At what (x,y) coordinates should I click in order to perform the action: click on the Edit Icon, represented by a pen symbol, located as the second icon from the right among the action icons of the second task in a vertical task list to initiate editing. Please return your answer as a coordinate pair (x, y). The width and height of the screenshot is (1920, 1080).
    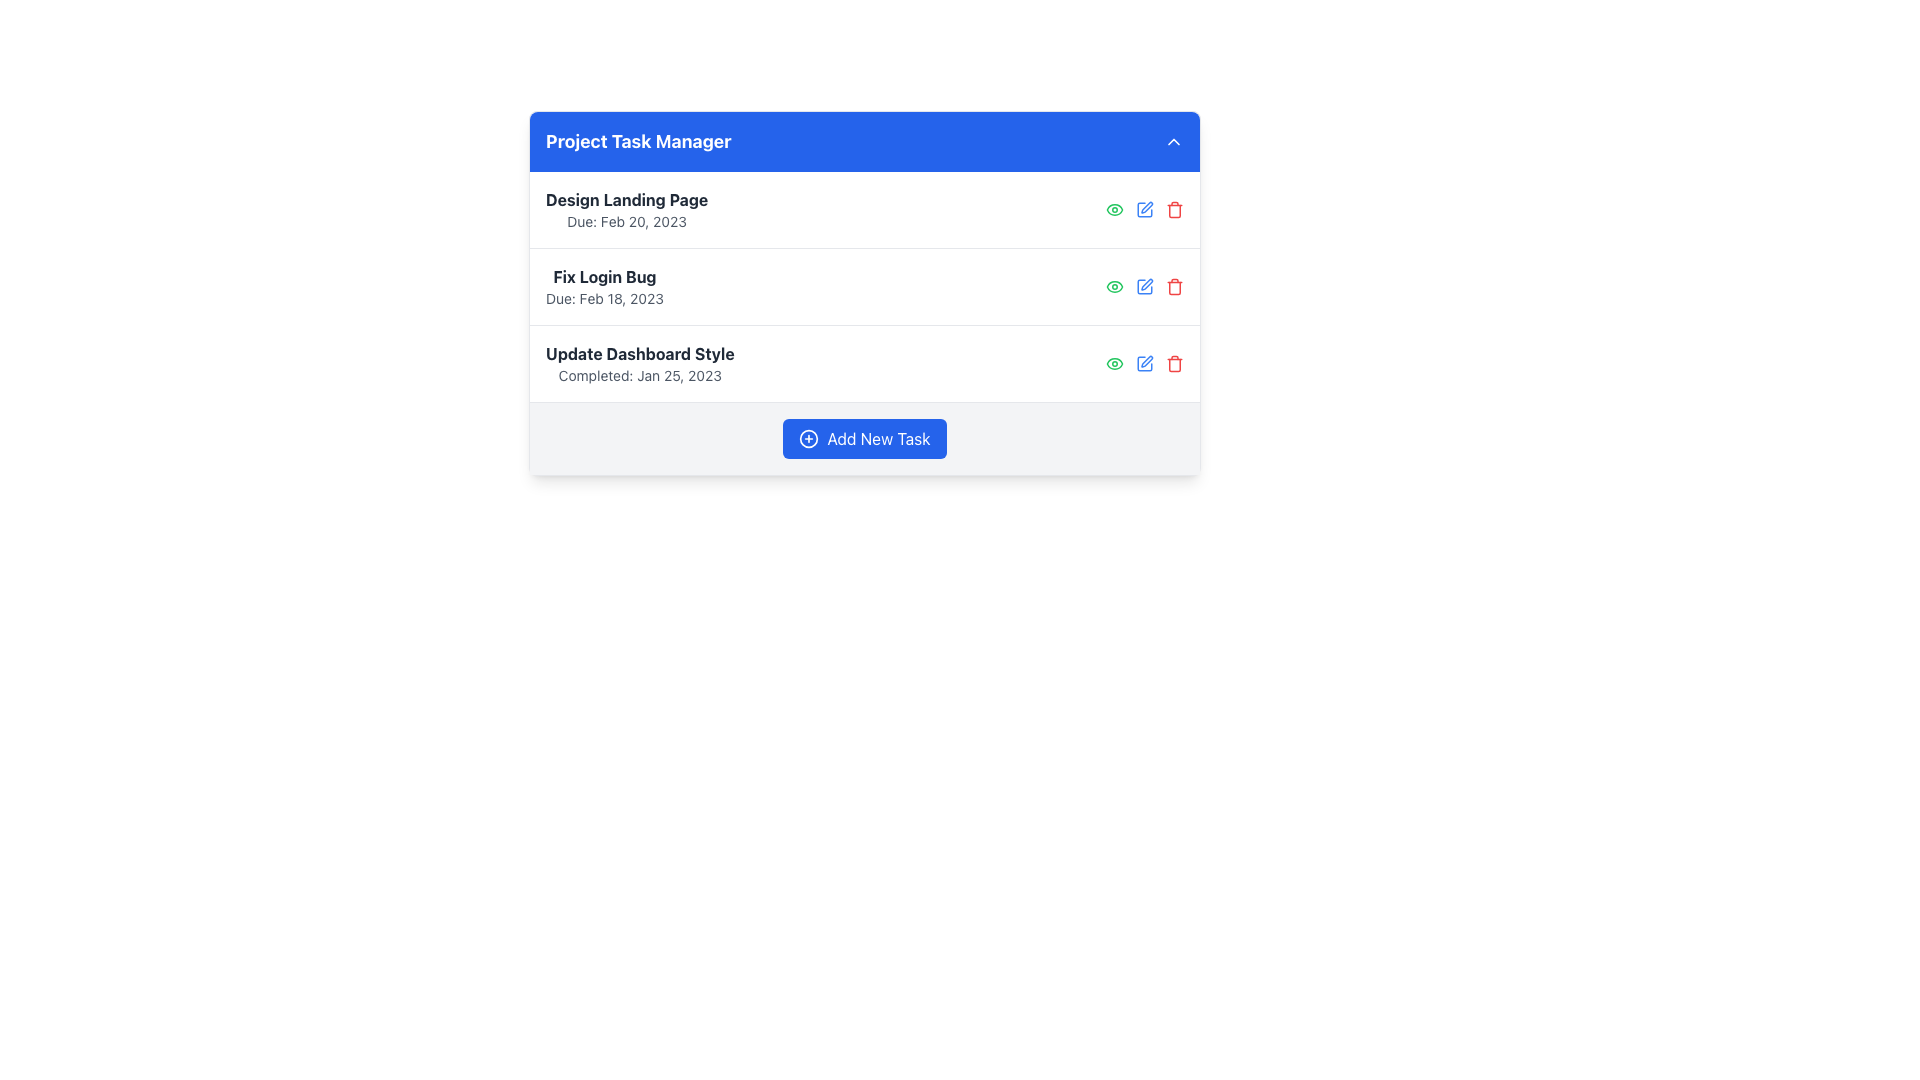
    Looking at the image, I should click on (1147, 284).